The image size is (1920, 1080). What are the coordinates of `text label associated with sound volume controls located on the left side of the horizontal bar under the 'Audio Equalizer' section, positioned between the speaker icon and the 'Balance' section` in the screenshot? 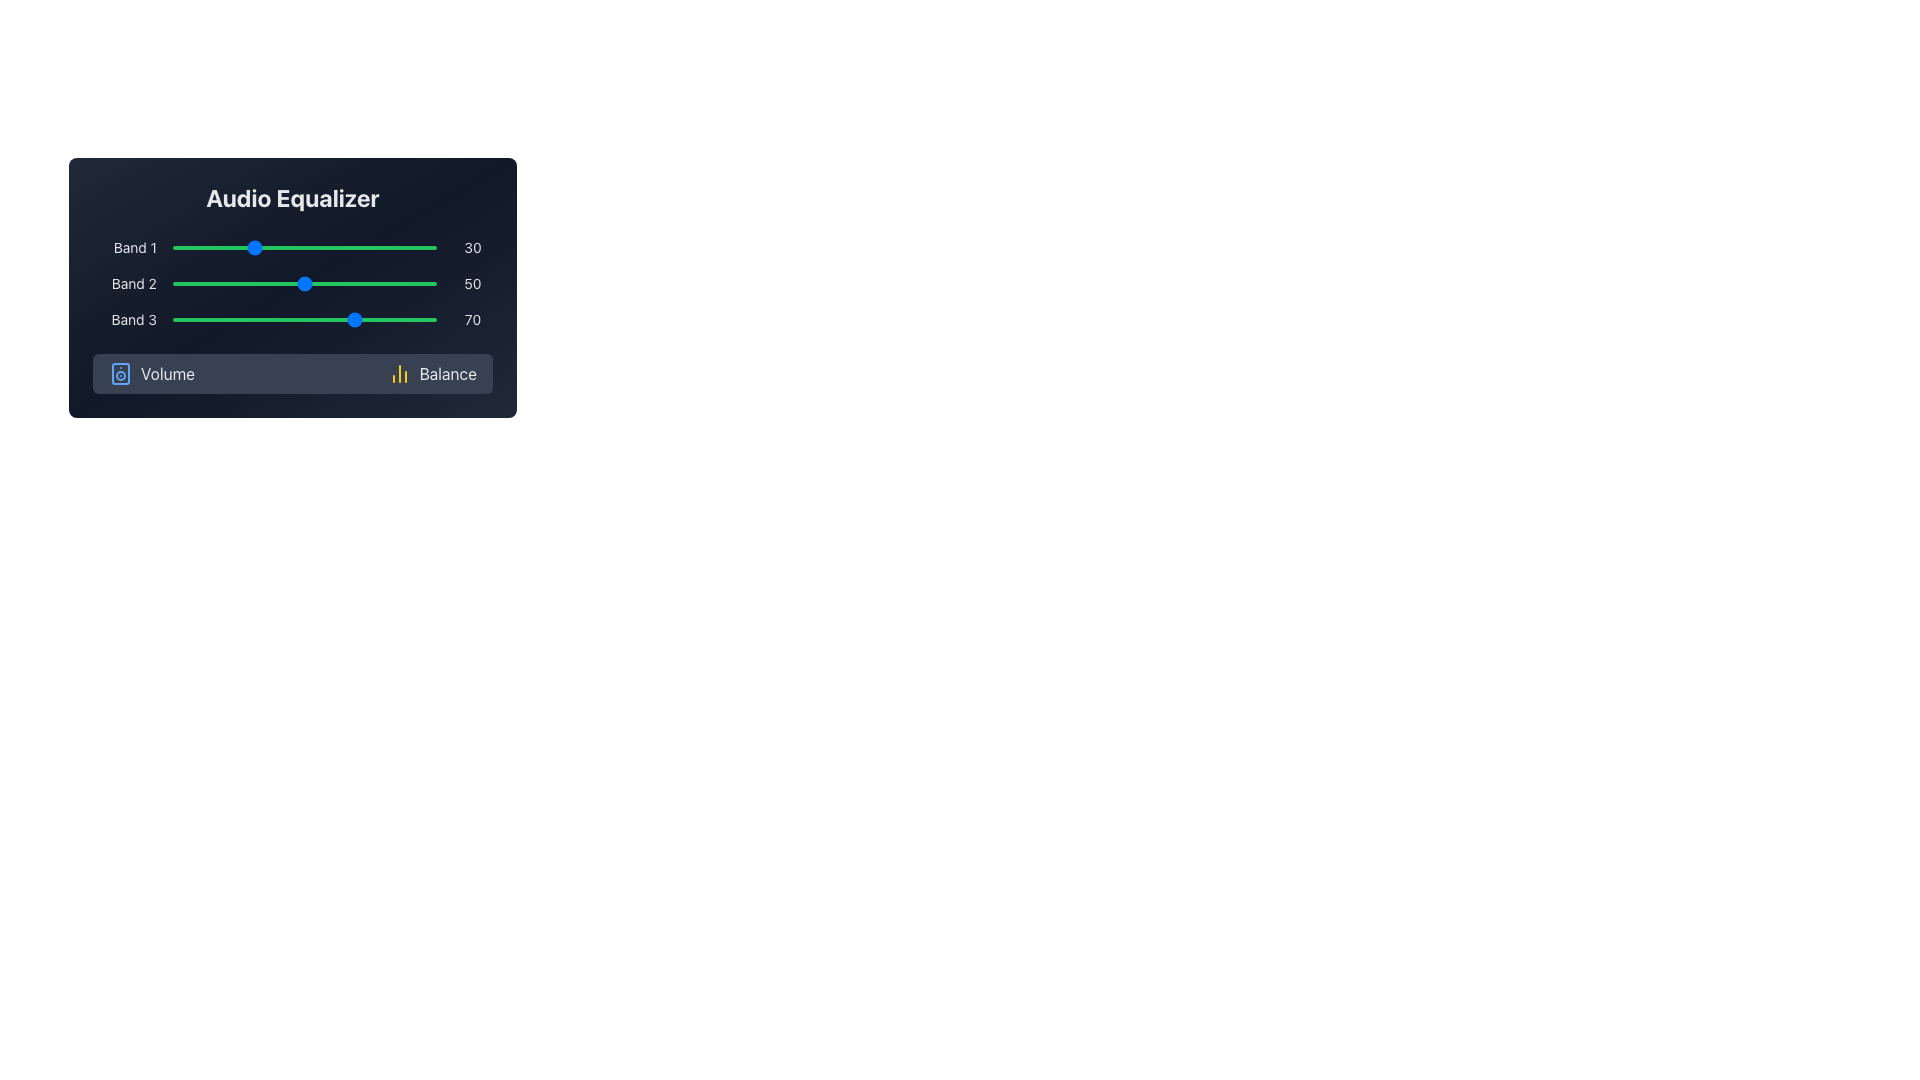 It's located at (168, 374).